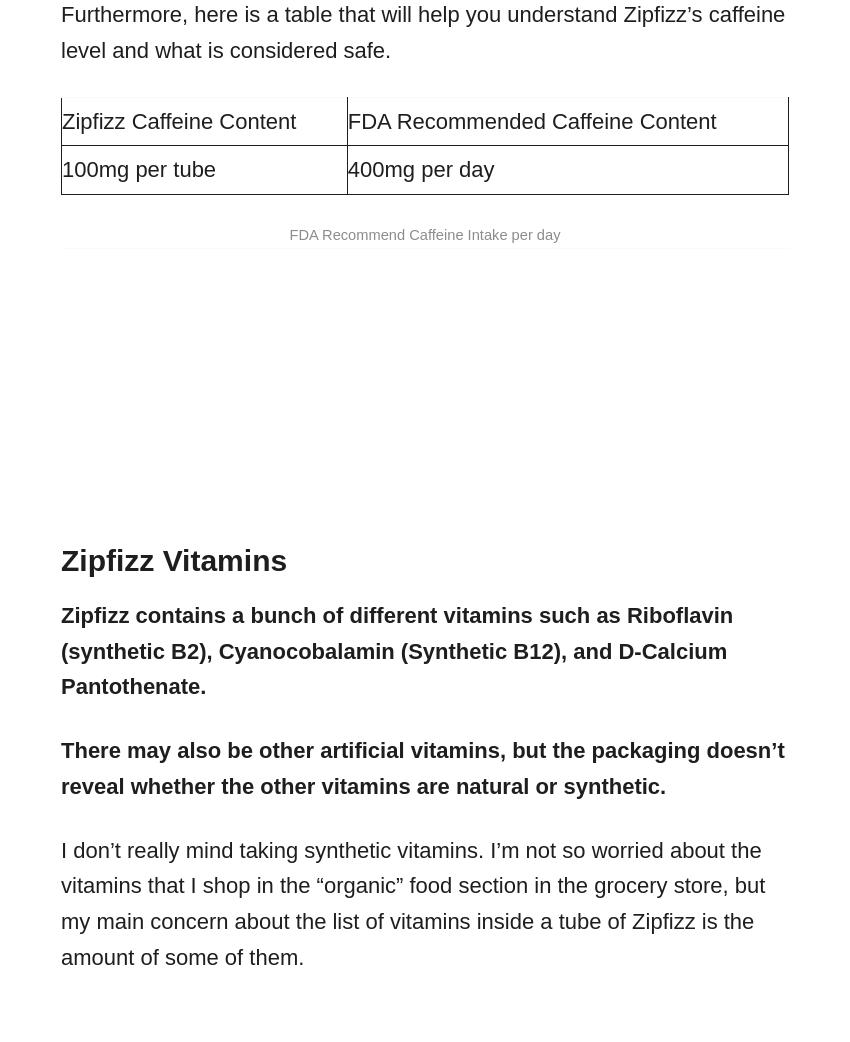 The height and width of the screenshot is (1042, 850). Describe the element at coordinates (422, 766) in the screenshot. I see `'There may also be other artificial vitamins, but the packaging doesn’t reveal whether the other vitamins are natural or synthetic.'` at that location.